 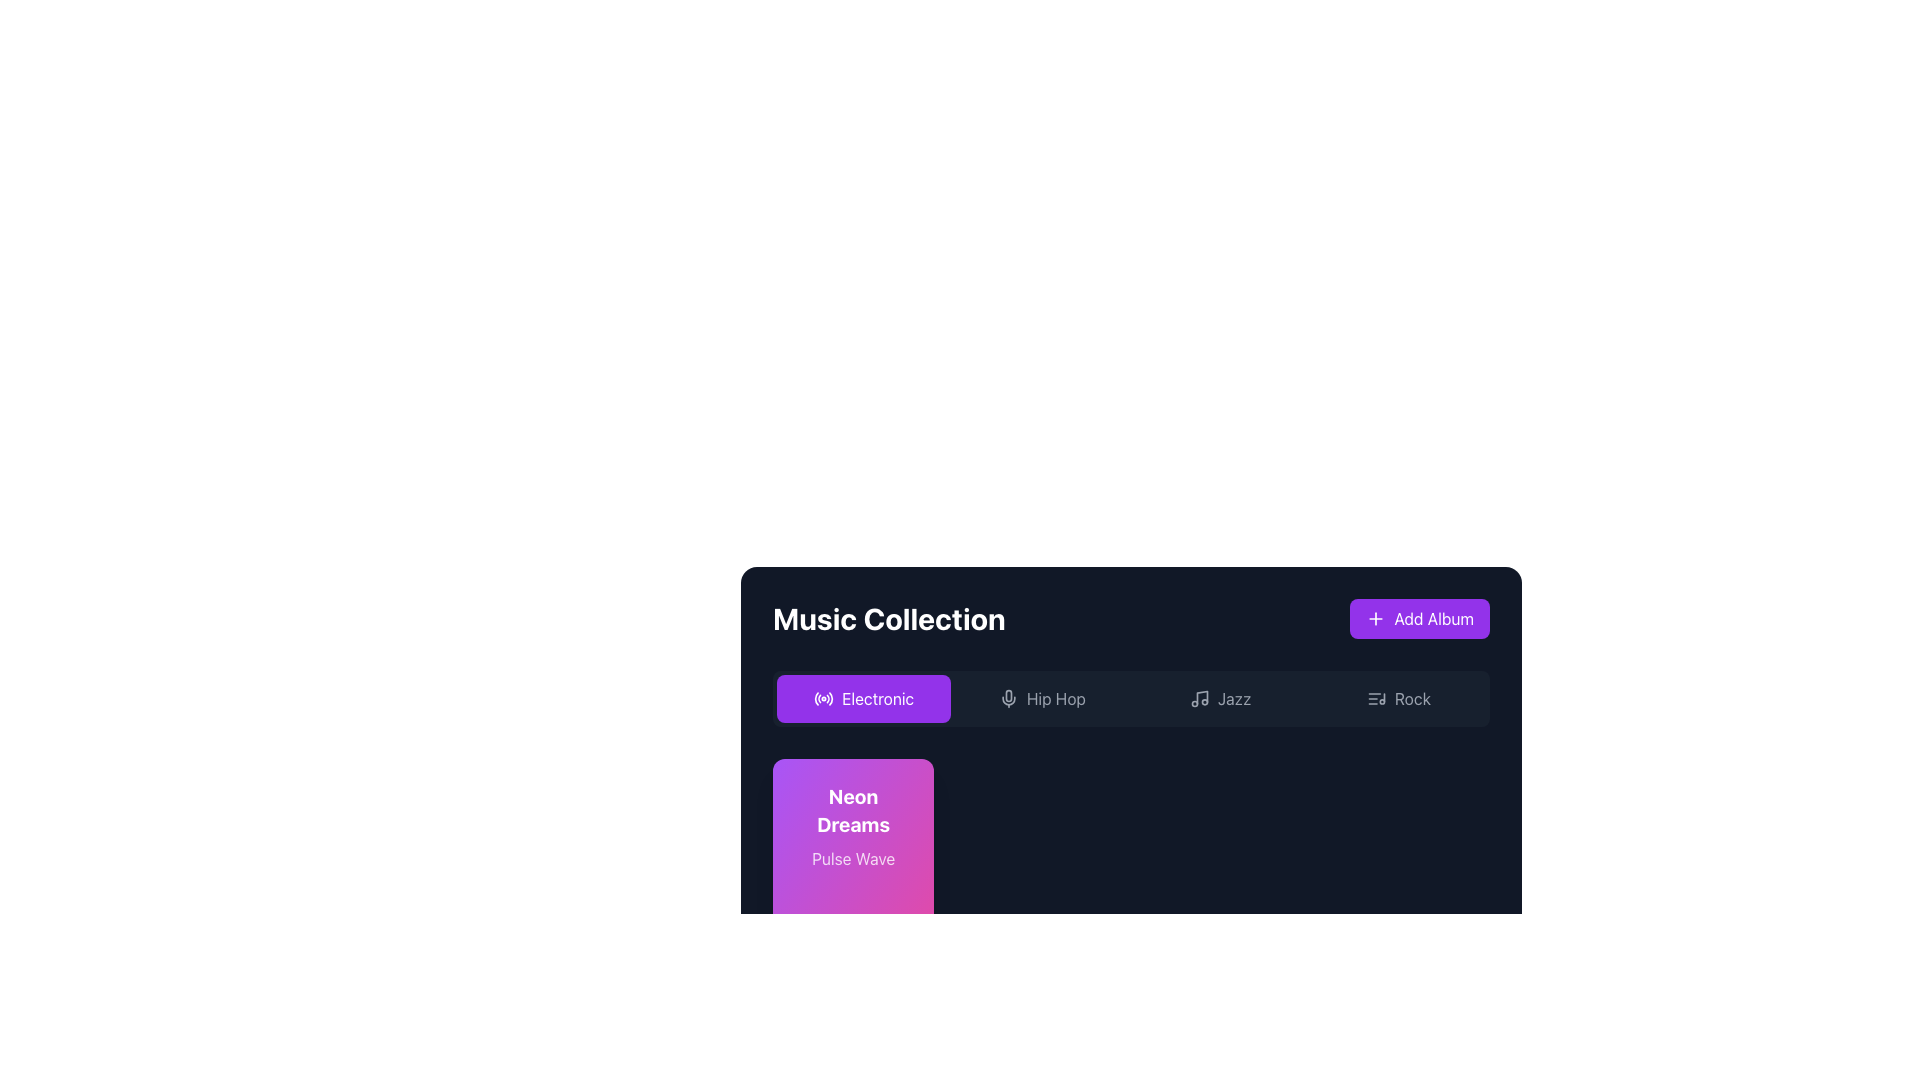 What do you see at coordinates (1375, 617) in the screenshot?
I see `the plus icon within the 'Add Album' button located in the top-right corner of the 'Music Collection' interface` at bounding box center [1375, 617].